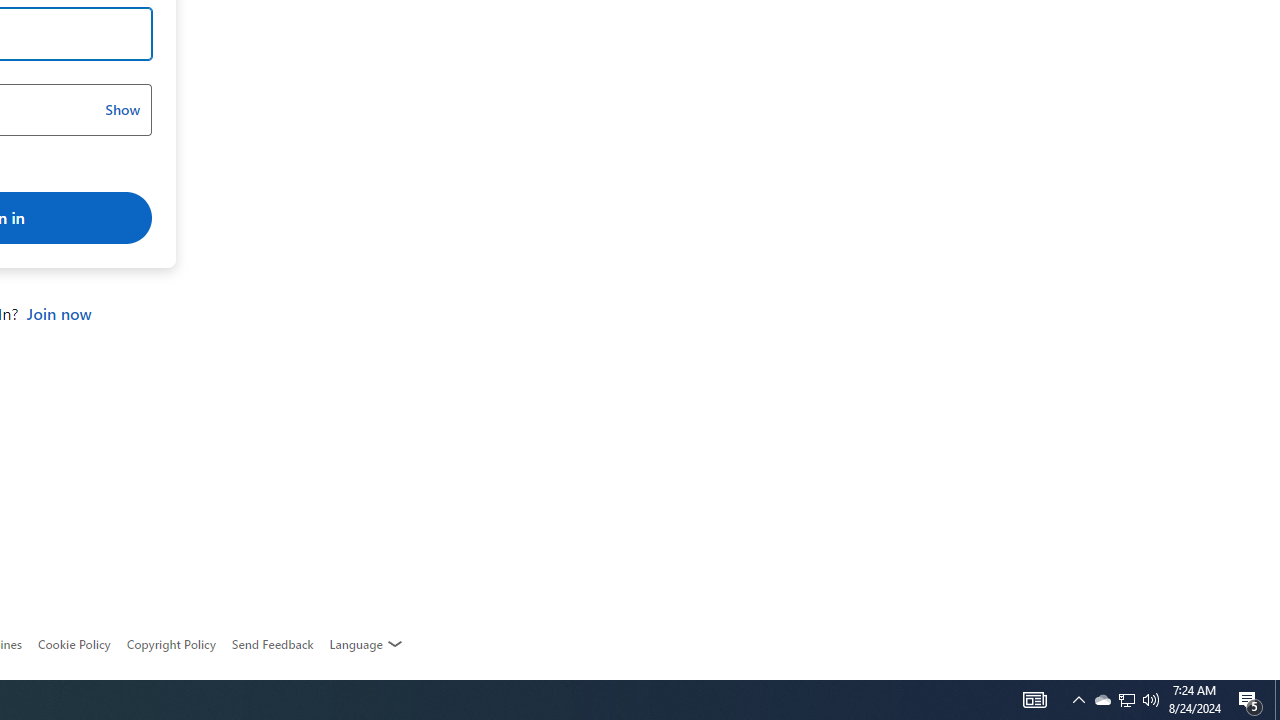 The image size is (1280, 720). Describe the element at coordinates (271, 644) in the screenshot. I see `'AutomationID: feedback-request'` at that location.